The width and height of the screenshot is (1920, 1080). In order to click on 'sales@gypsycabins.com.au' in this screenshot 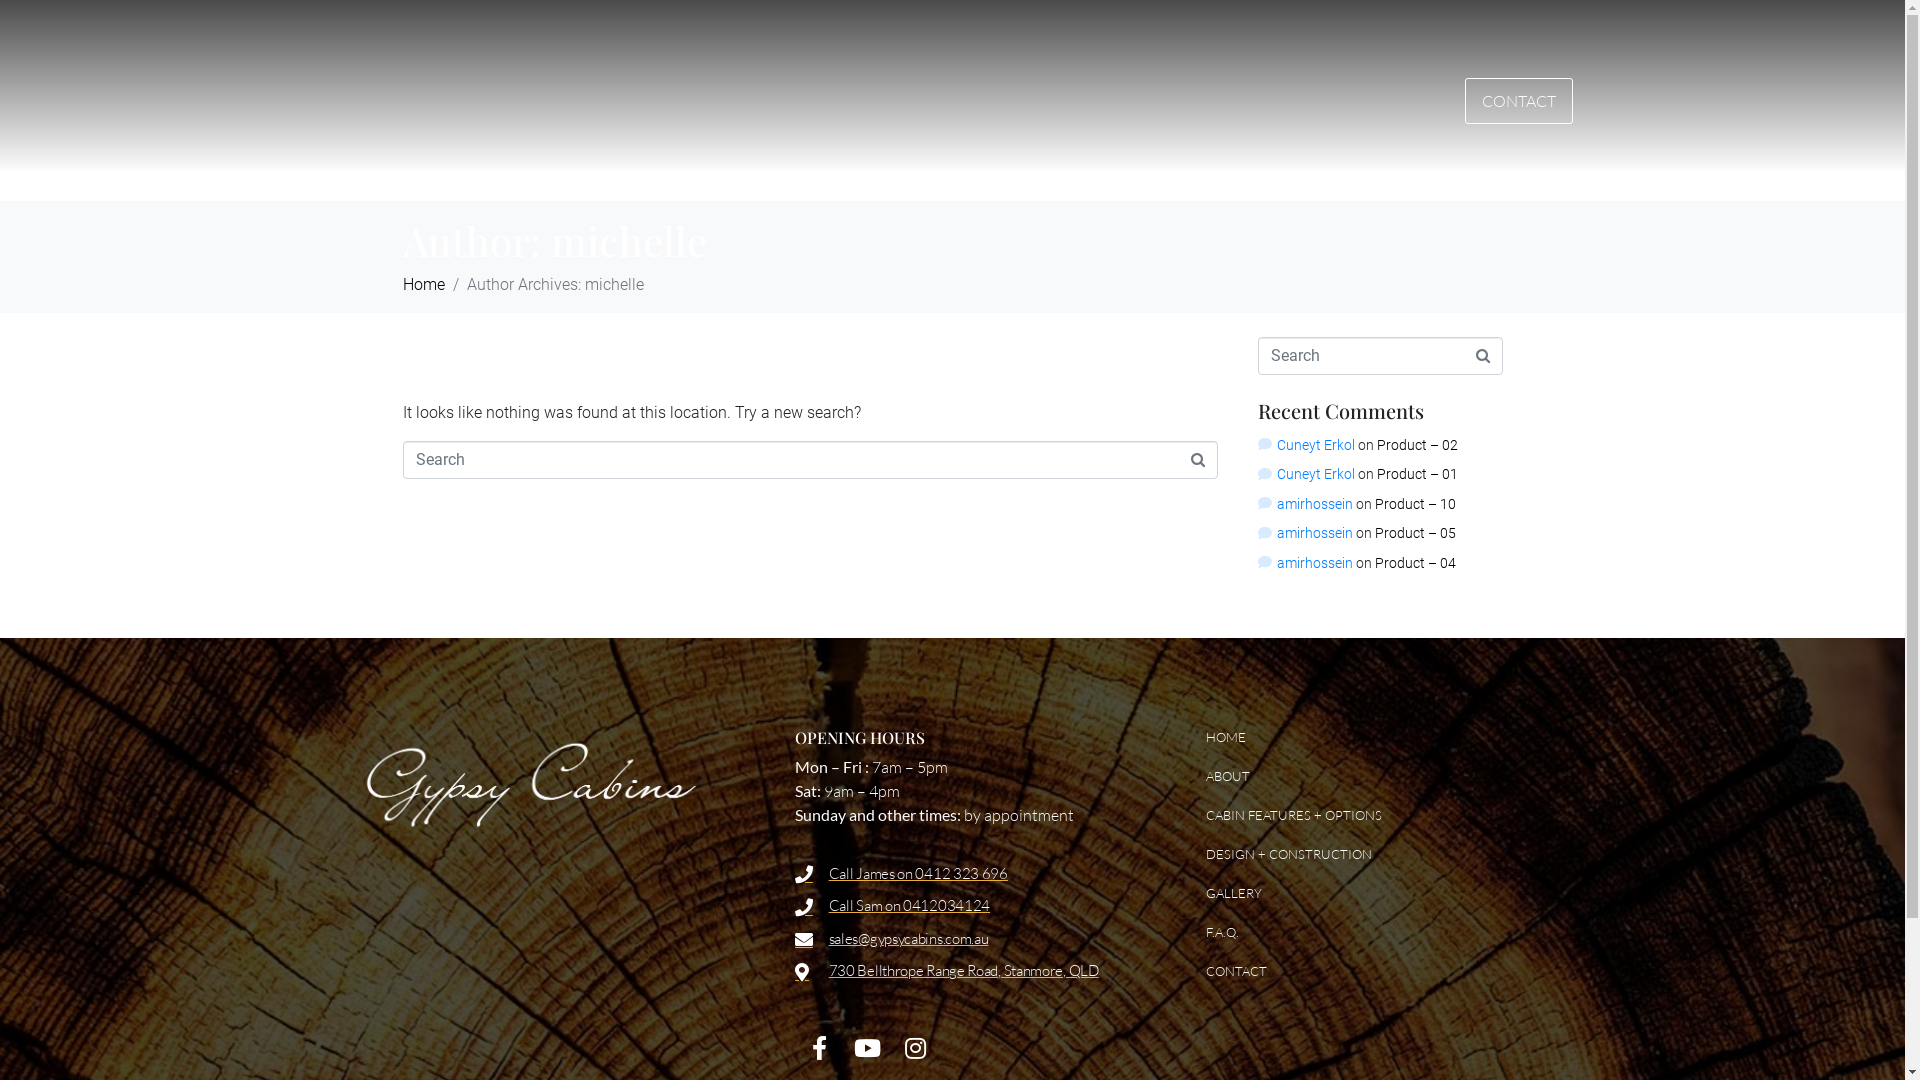, I will do `click(975, 939)`.